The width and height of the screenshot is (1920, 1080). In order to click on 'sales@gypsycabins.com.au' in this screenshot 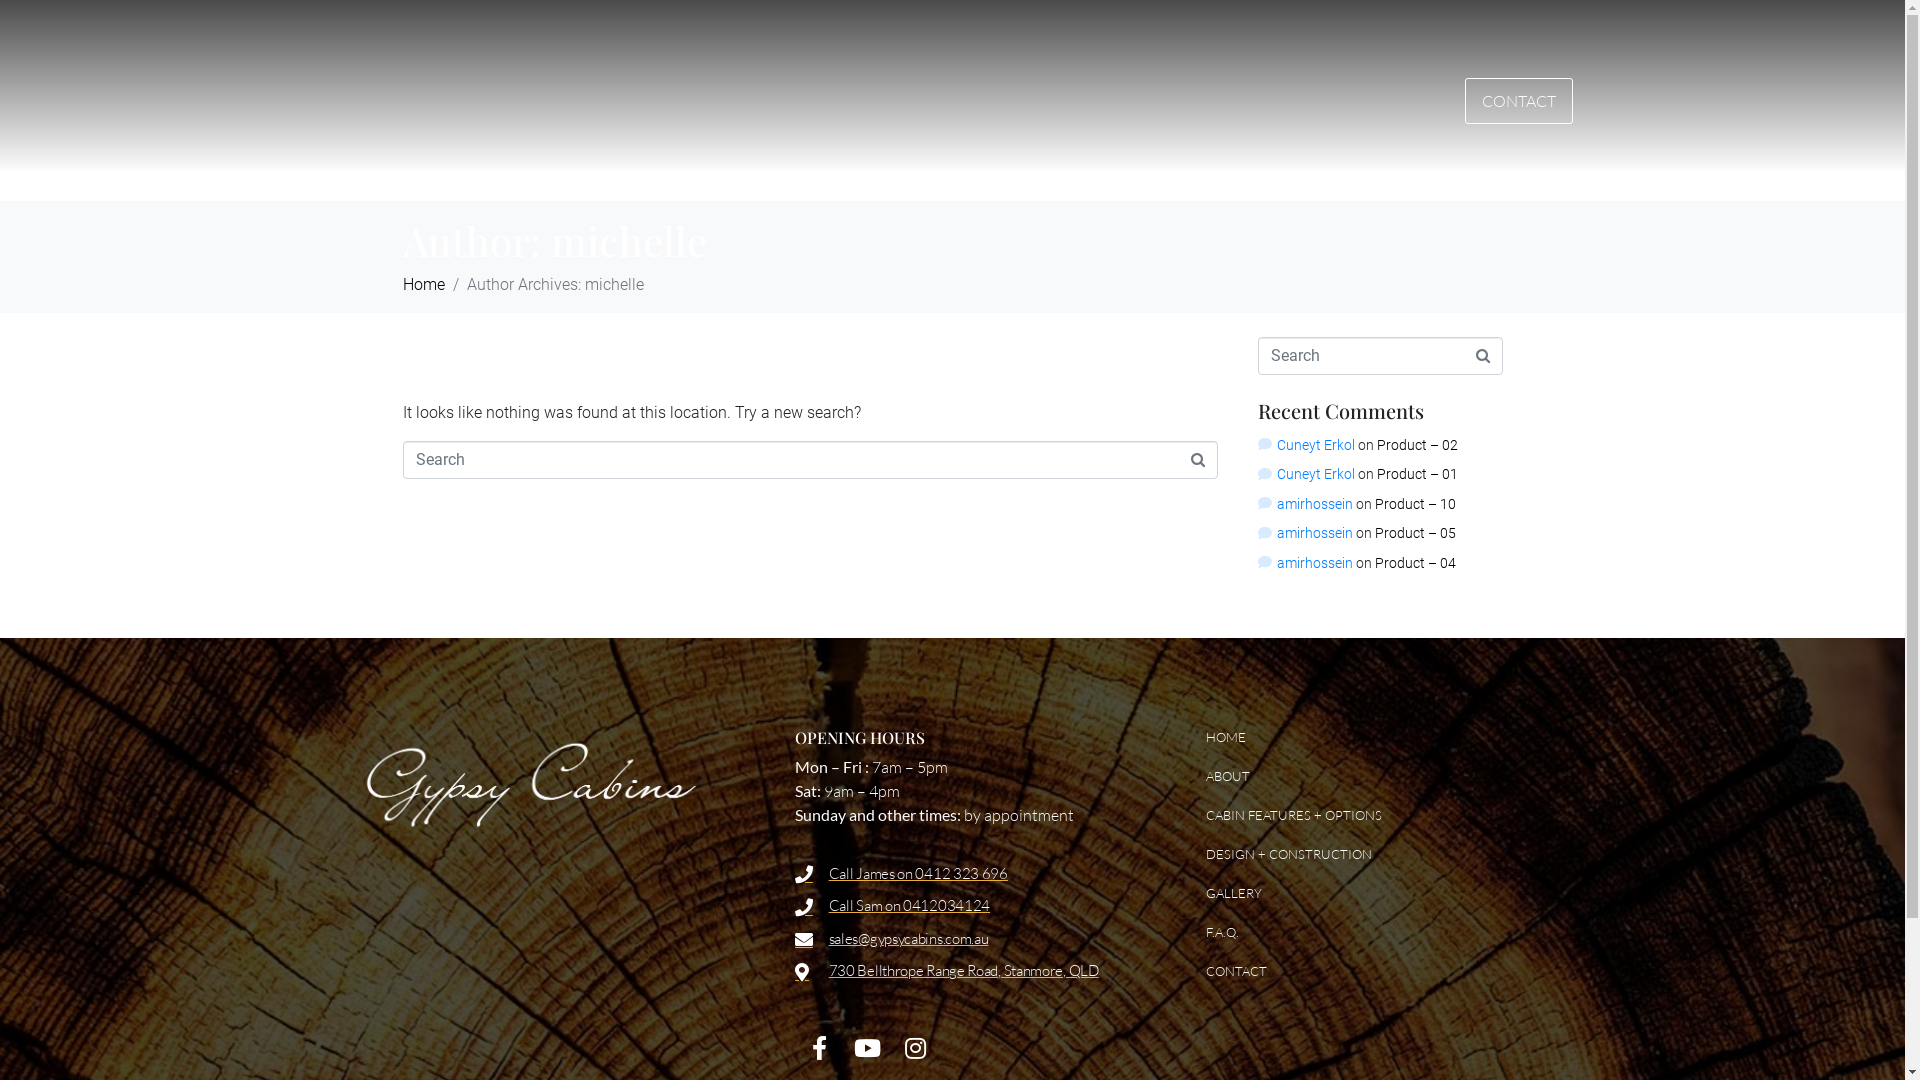, I will do `click(975, 939)`.